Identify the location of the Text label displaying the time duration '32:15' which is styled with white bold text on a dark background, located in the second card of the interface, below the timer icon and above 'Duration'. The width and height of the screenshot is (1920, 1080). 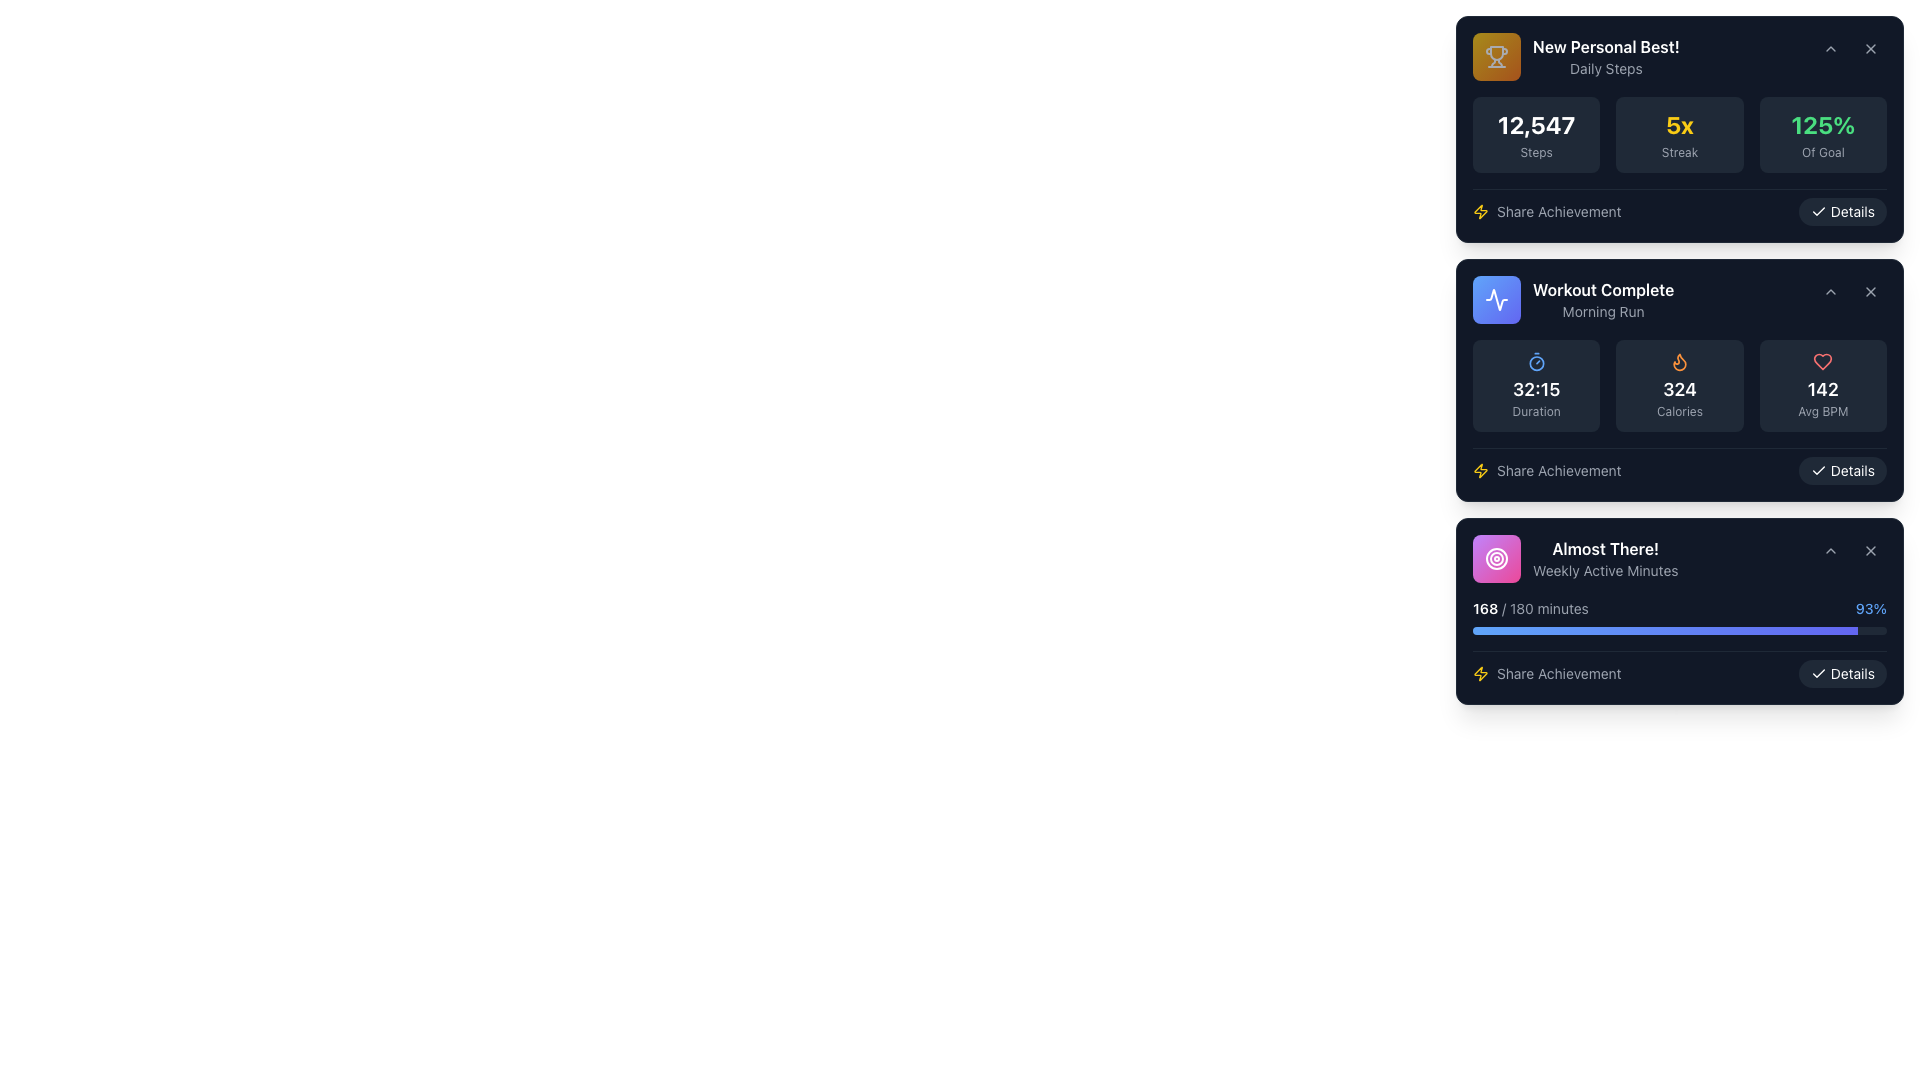
(1535, 389).